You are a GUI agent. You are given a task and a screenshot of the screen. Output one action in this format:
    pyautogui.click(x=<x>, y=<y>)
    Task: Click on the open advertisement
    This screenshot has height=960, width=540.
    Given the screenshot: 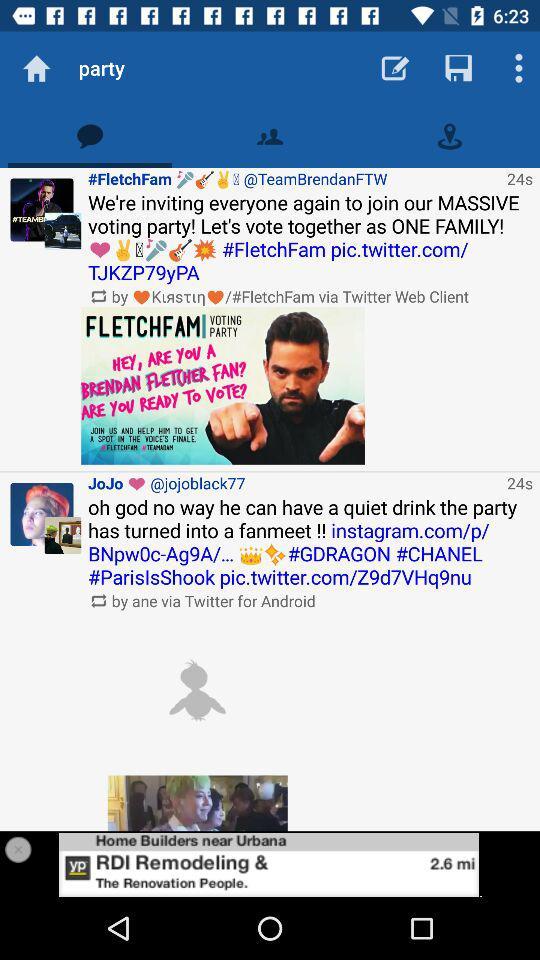 What is the action you would take?
    pyautogui.click(x=270, y=863)
    